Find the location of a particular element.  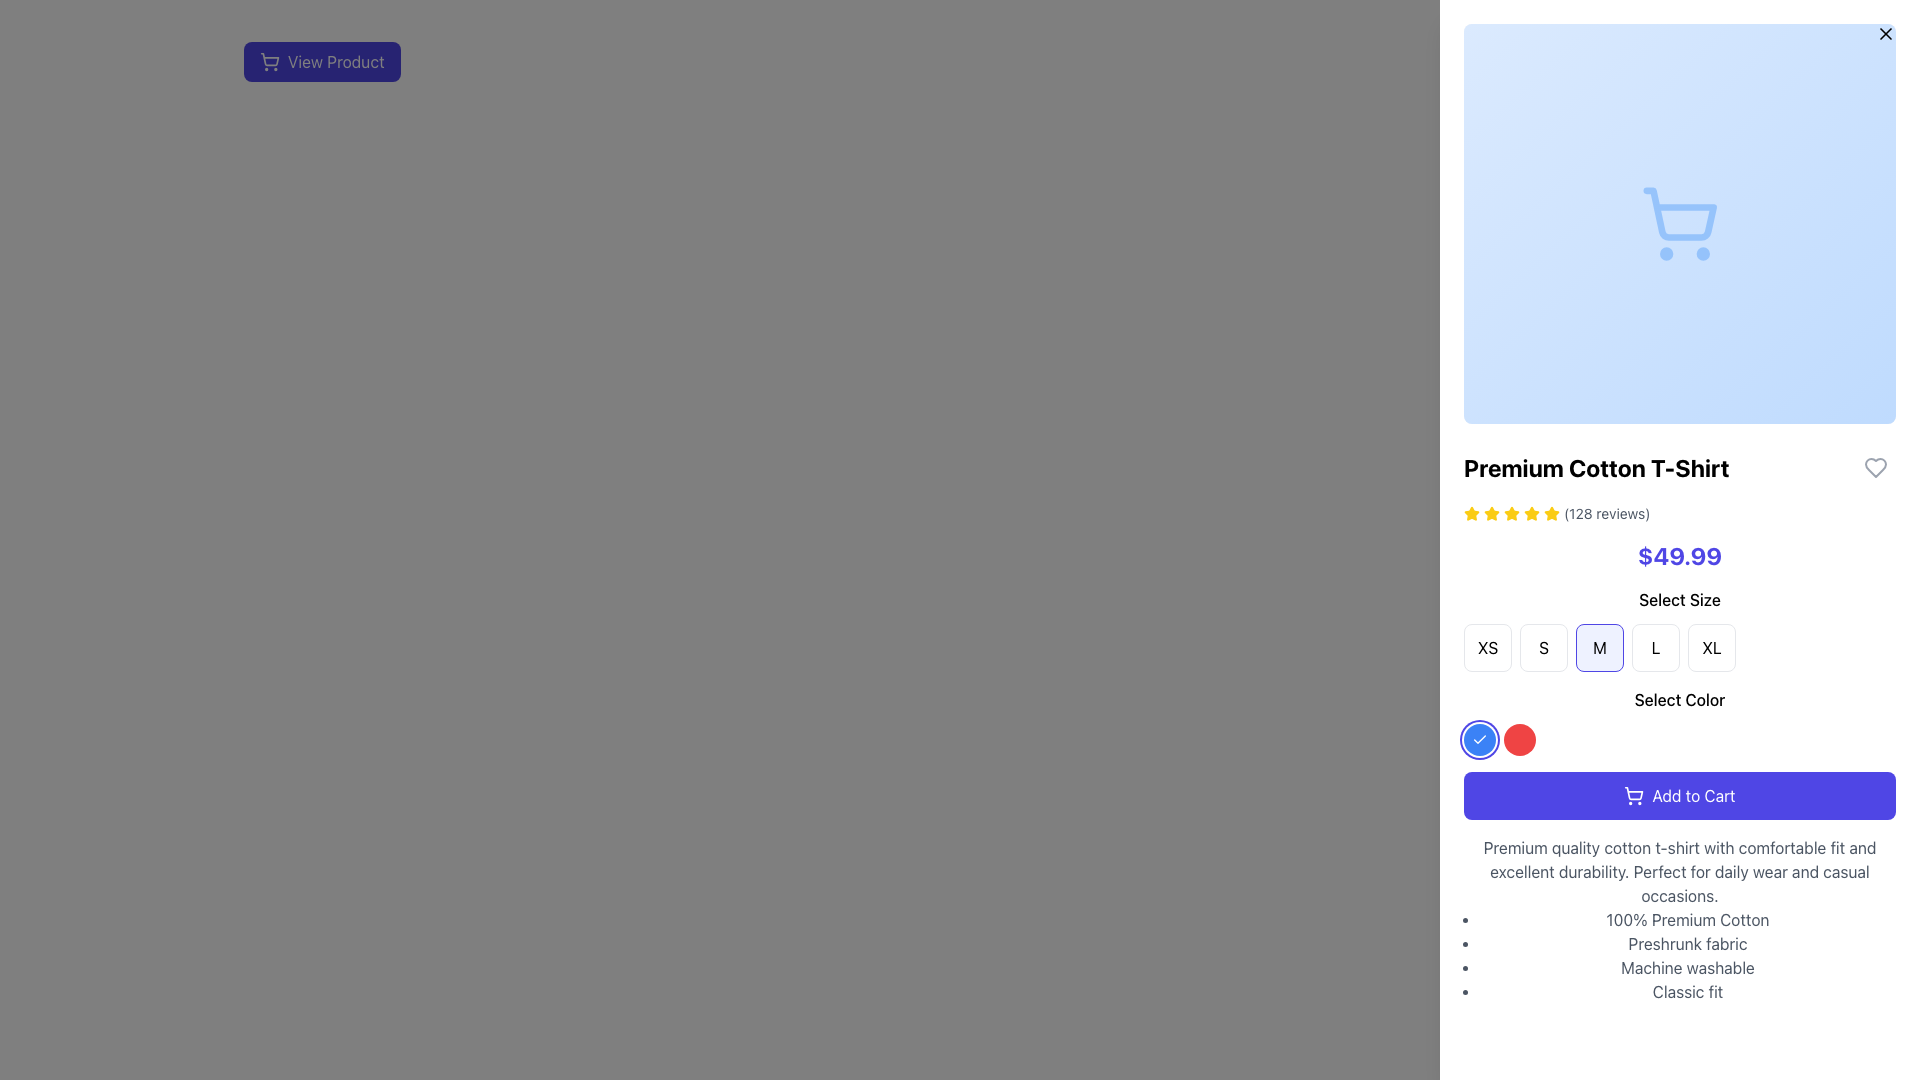

the heart-shaped icon button located in the top-right corner of the product detail section, which has a line-based outline and light gray color is located at coordinates (1875, 467).